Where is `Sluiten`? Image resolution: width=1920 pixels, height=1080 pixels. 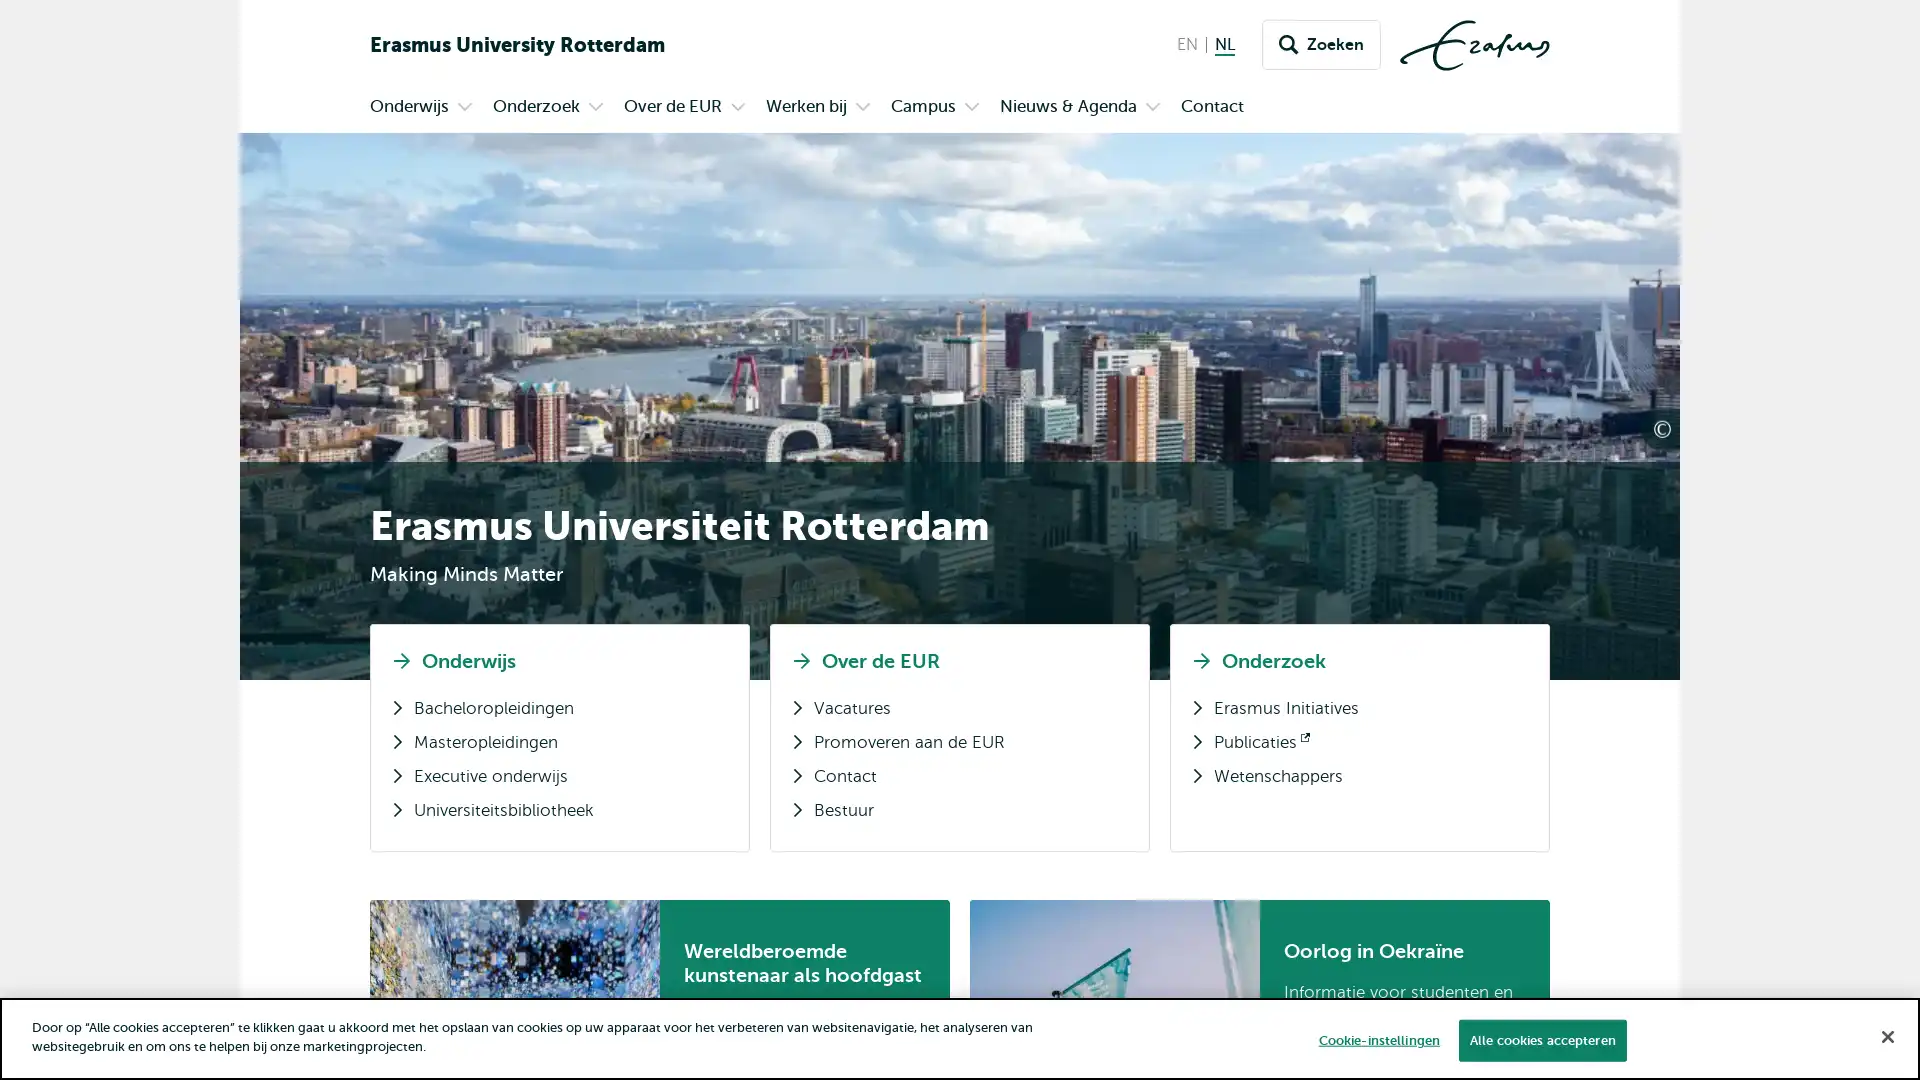 Sluiten is located at coordinates (1886, 1035).